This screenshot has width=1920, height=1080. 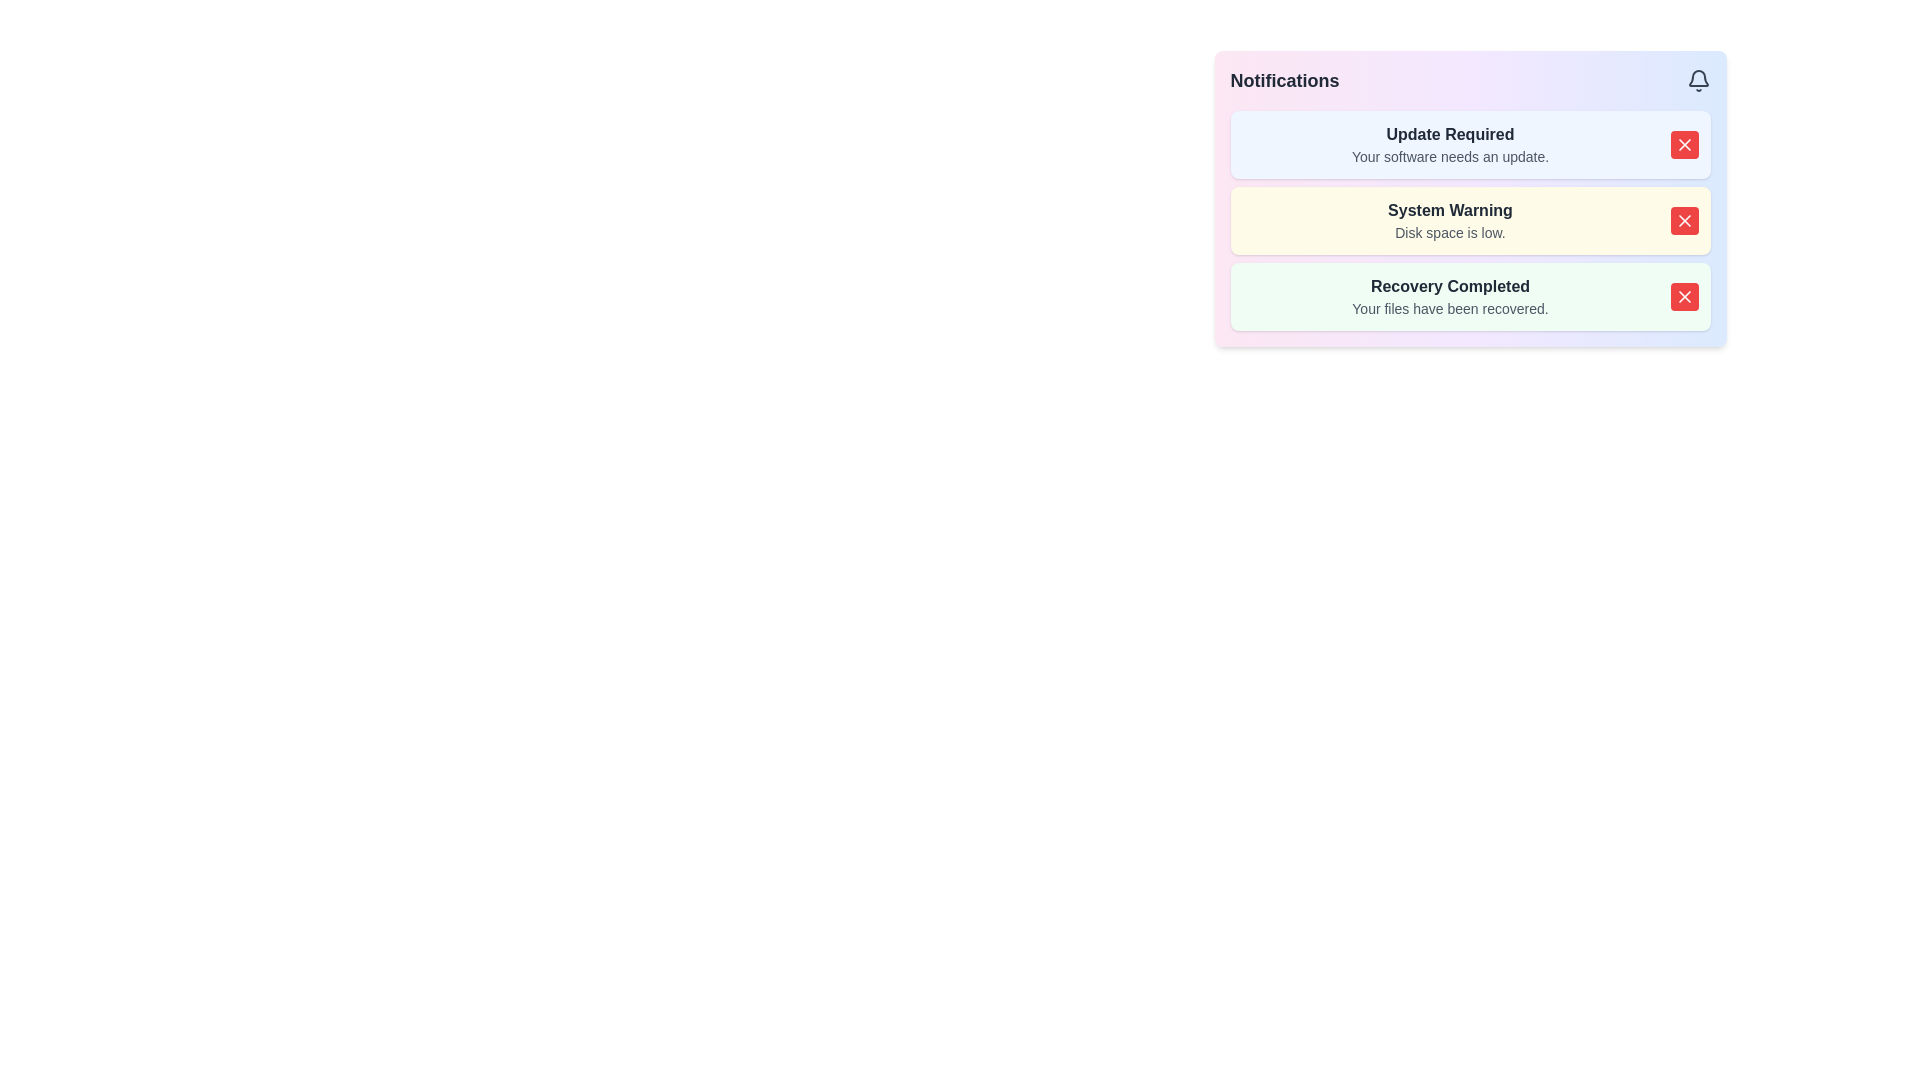 I want to click on notification titled 'System Warning' with the message 'Disk space is low' which is styled with a yellow background and has a red dismiss button to its right, so click(x=1470, y=199).